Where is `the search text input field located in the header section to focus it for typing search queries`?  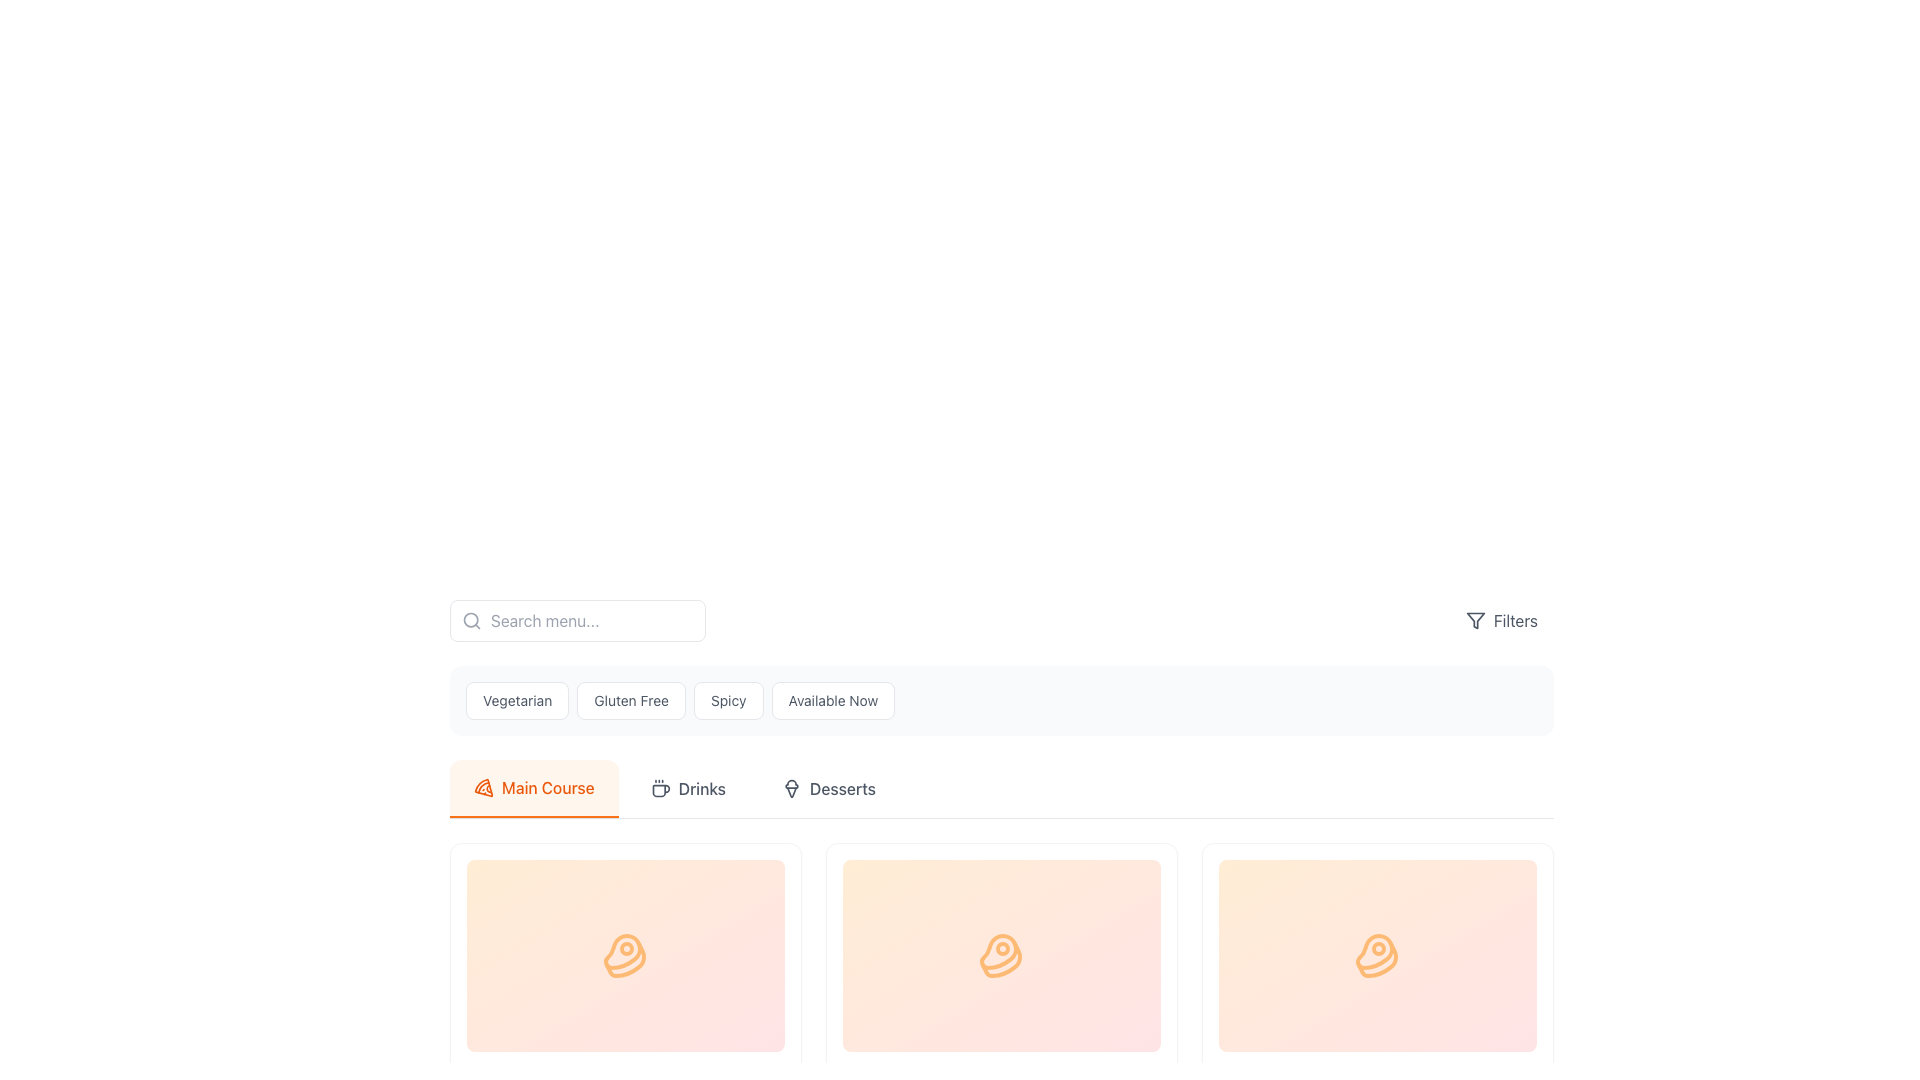
the search text input field located in the header section to focus it for typing search queries is located at coordinates (576, 620).